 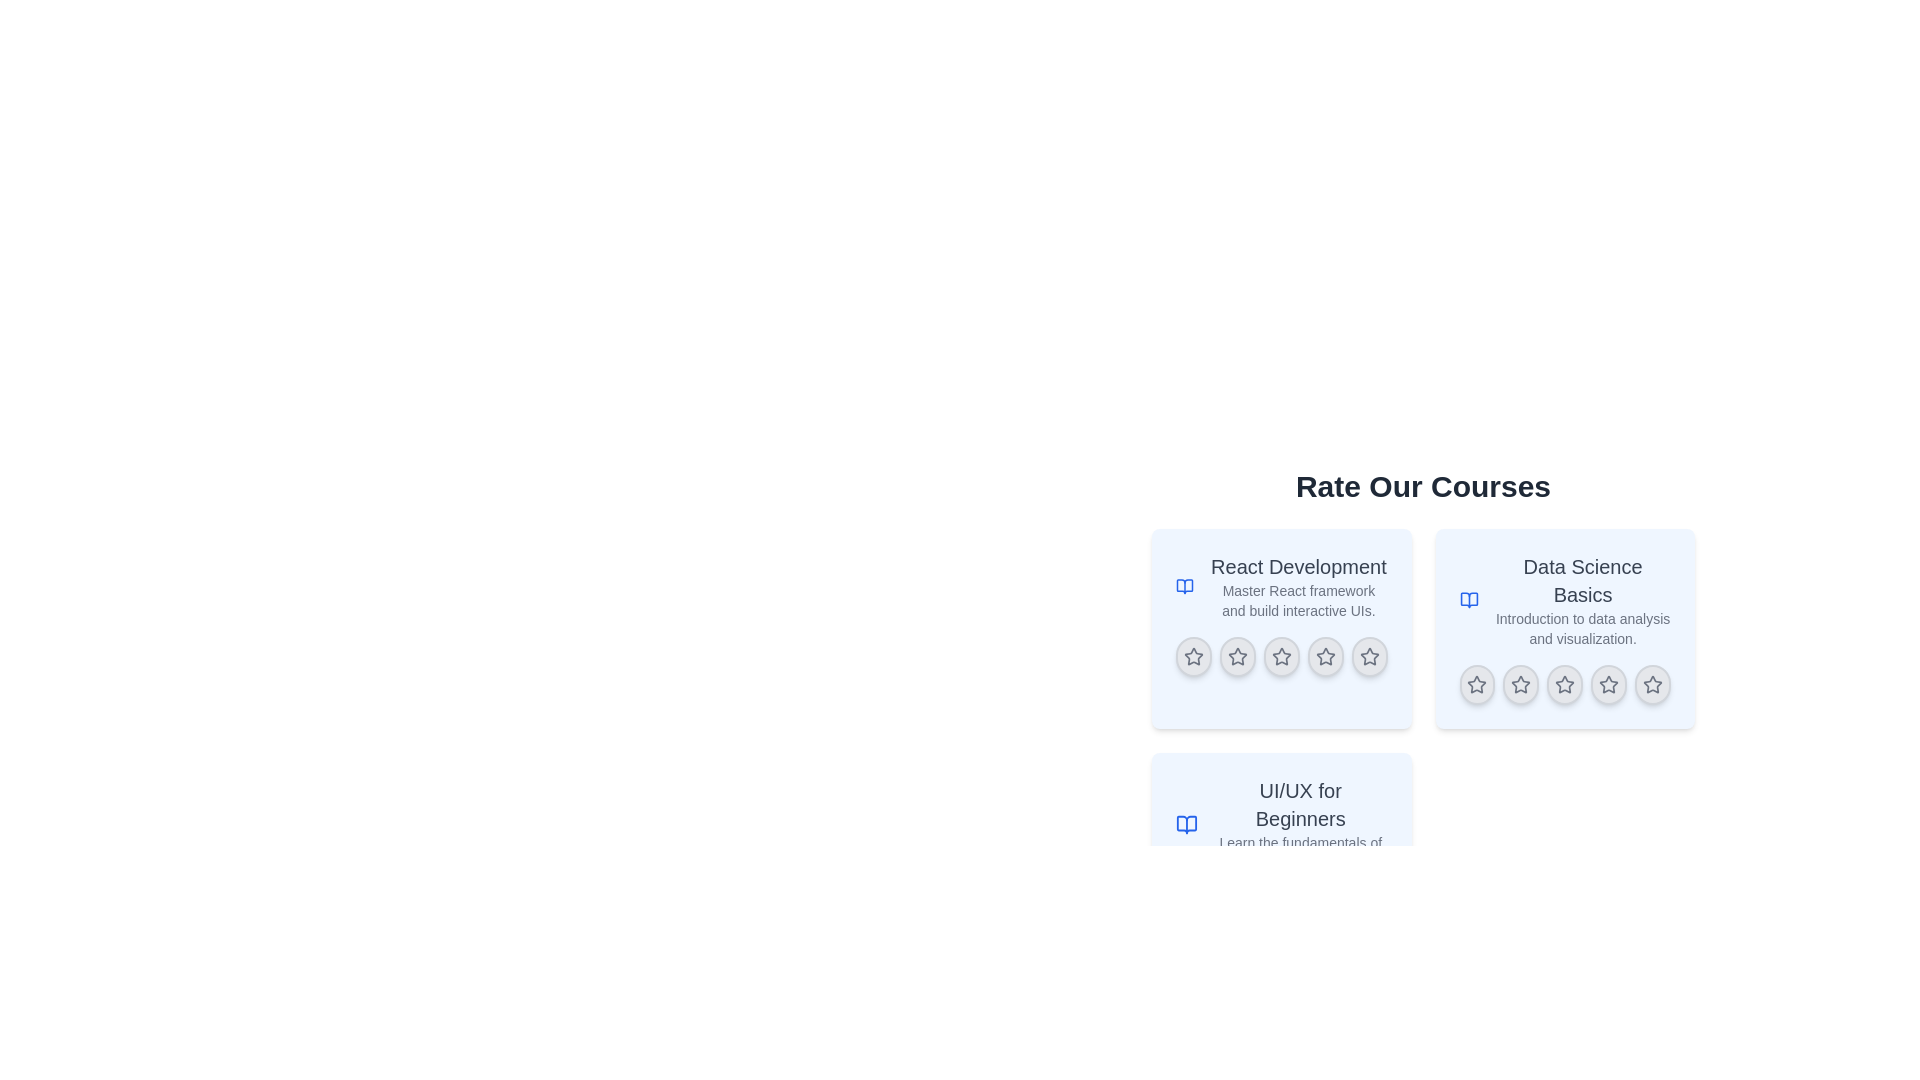 I want to click on the star button located in the center of the horizontal row of stars beneath the 'React Development' section to rate the course, so click(x=1281, y=656).